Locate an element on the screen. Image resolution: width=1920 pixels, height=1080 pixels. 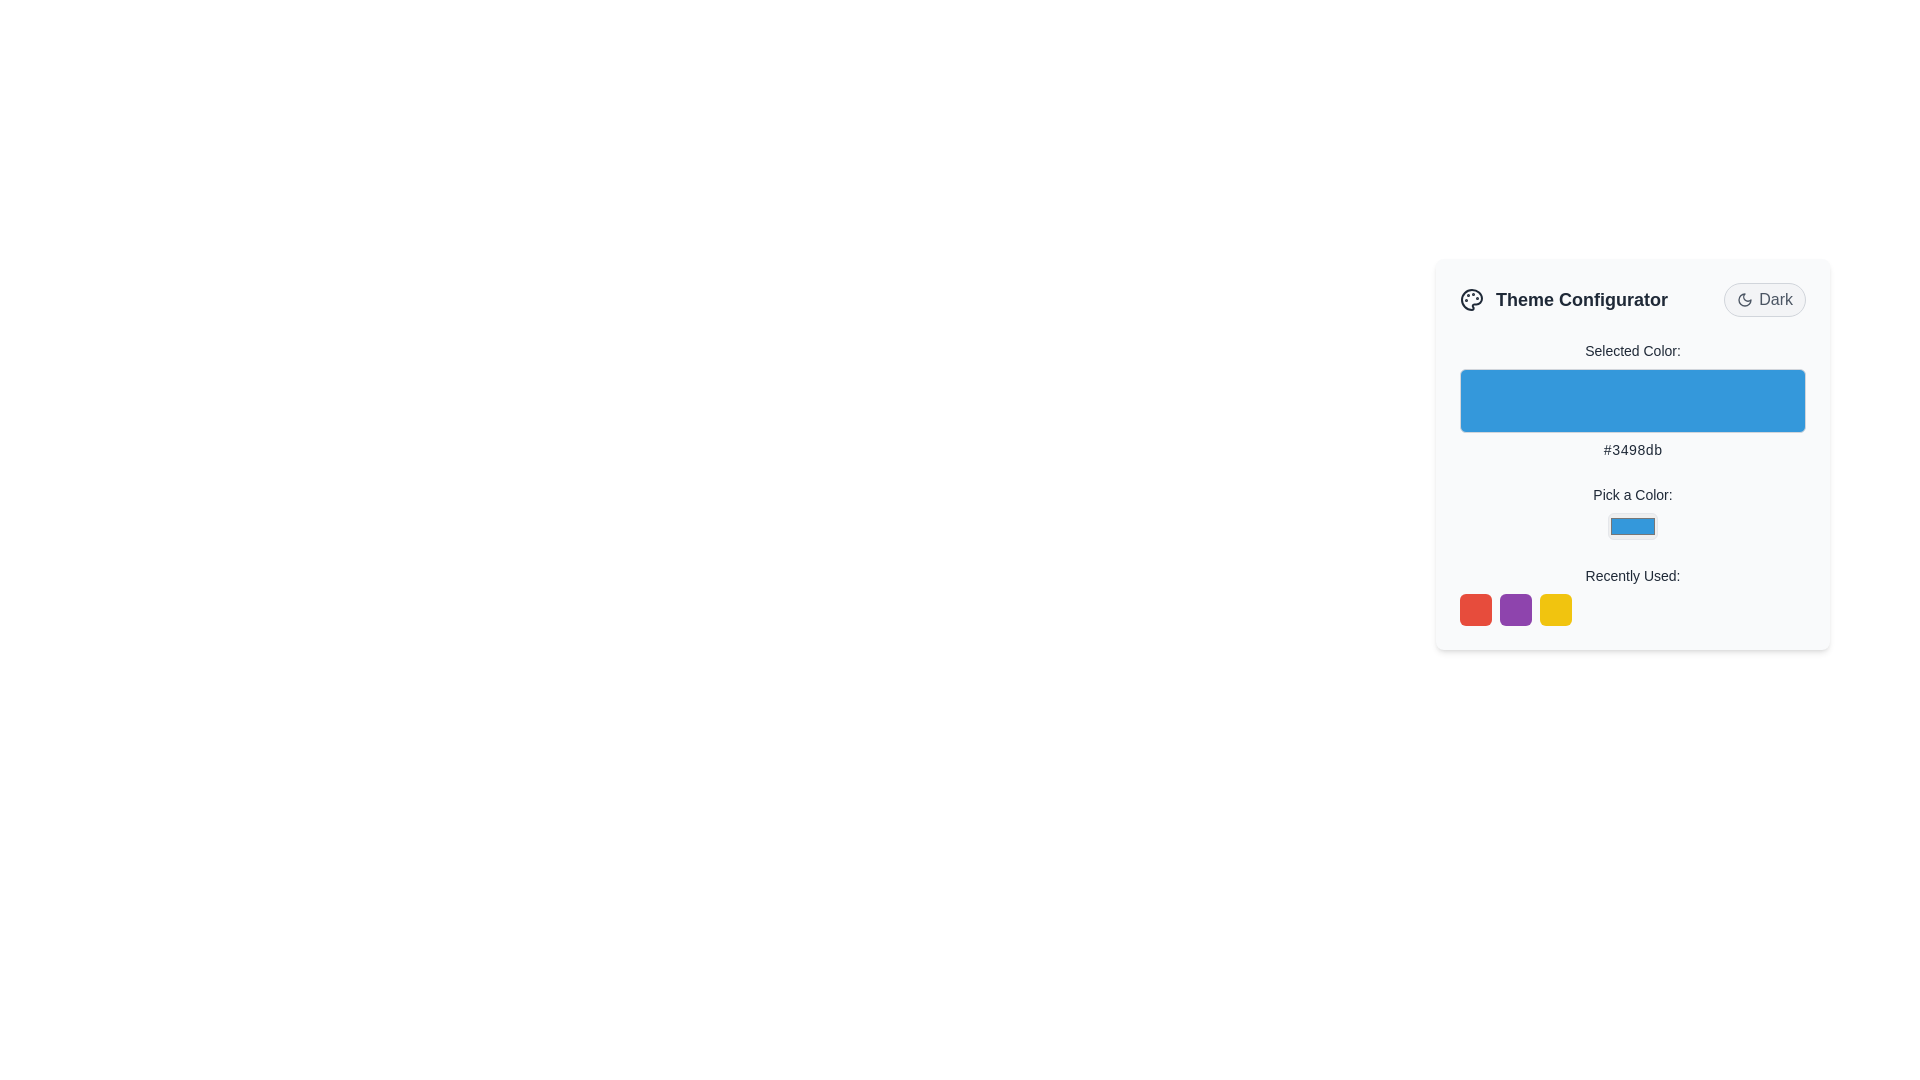
the 'Dark Mode' icon located to the left of the text 'Dark' in the theme configuration options at the top-right corner of the theme configuration card is located at coordinates (1744, 300).